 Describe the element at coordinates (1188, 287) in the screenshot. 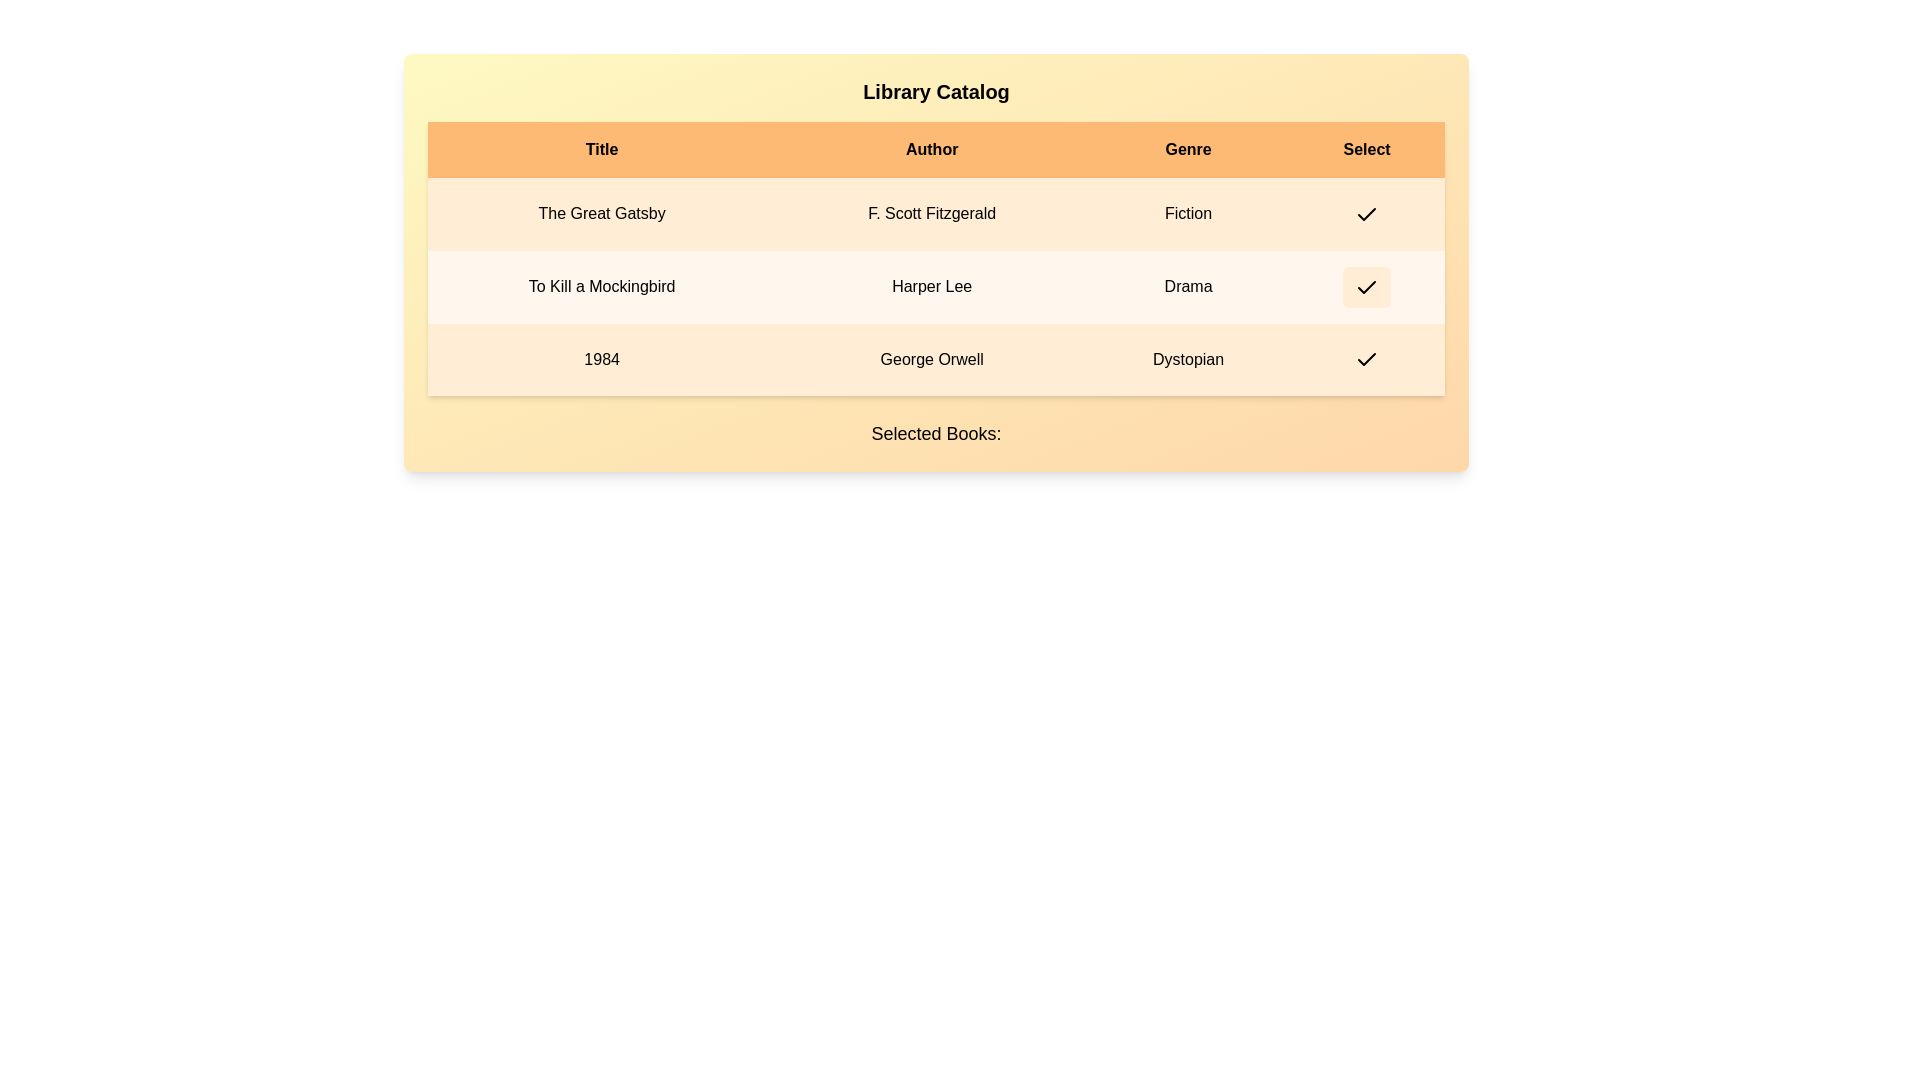

I see `the text label indicating the book 'To Kill a Mockingbird' classified under the 'Drama' genre` at that location.